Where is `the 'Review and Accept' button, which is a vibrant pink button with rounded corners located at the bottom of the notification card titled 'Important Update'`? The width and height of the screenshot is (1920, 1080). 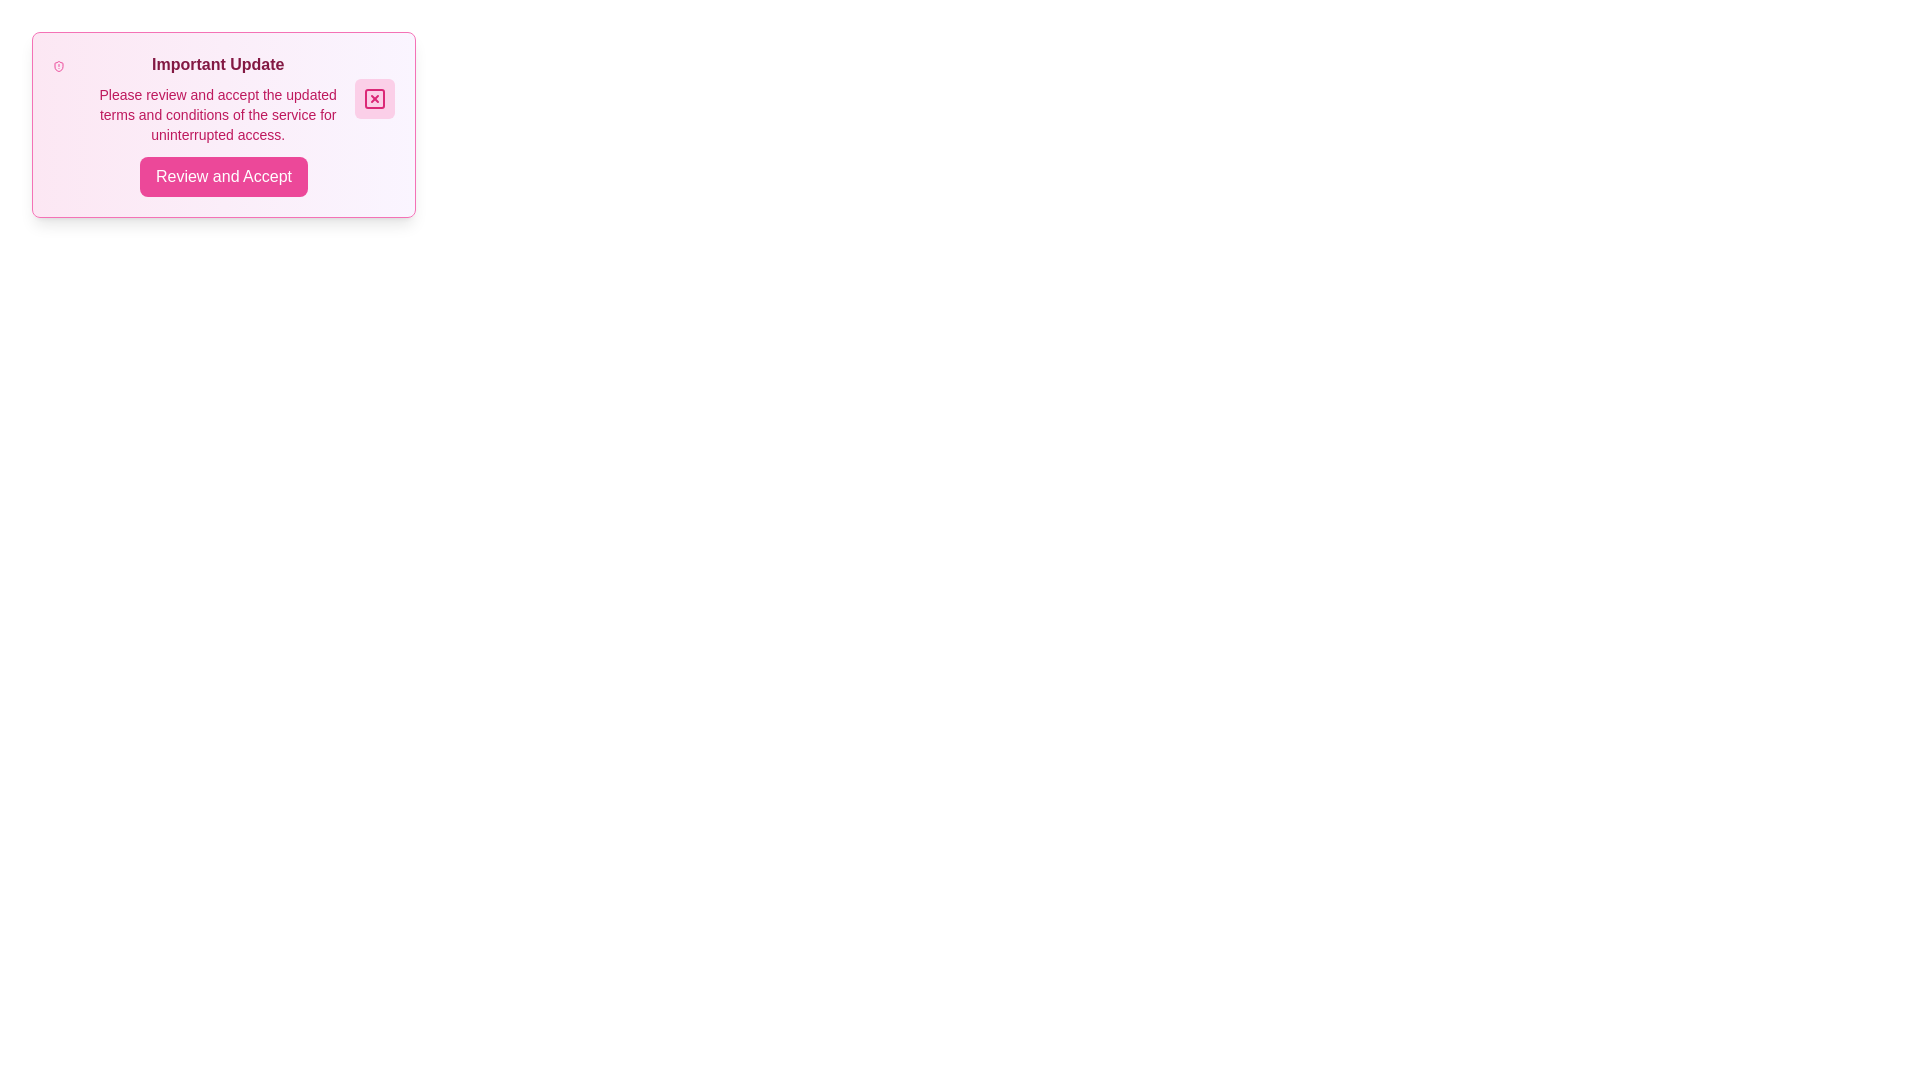
the 'Review and Accept' button, which is a vibrant pink button with rounded corners located at the bottom of the notification card titled 'Important Update' is located at coordinates (224, 176).